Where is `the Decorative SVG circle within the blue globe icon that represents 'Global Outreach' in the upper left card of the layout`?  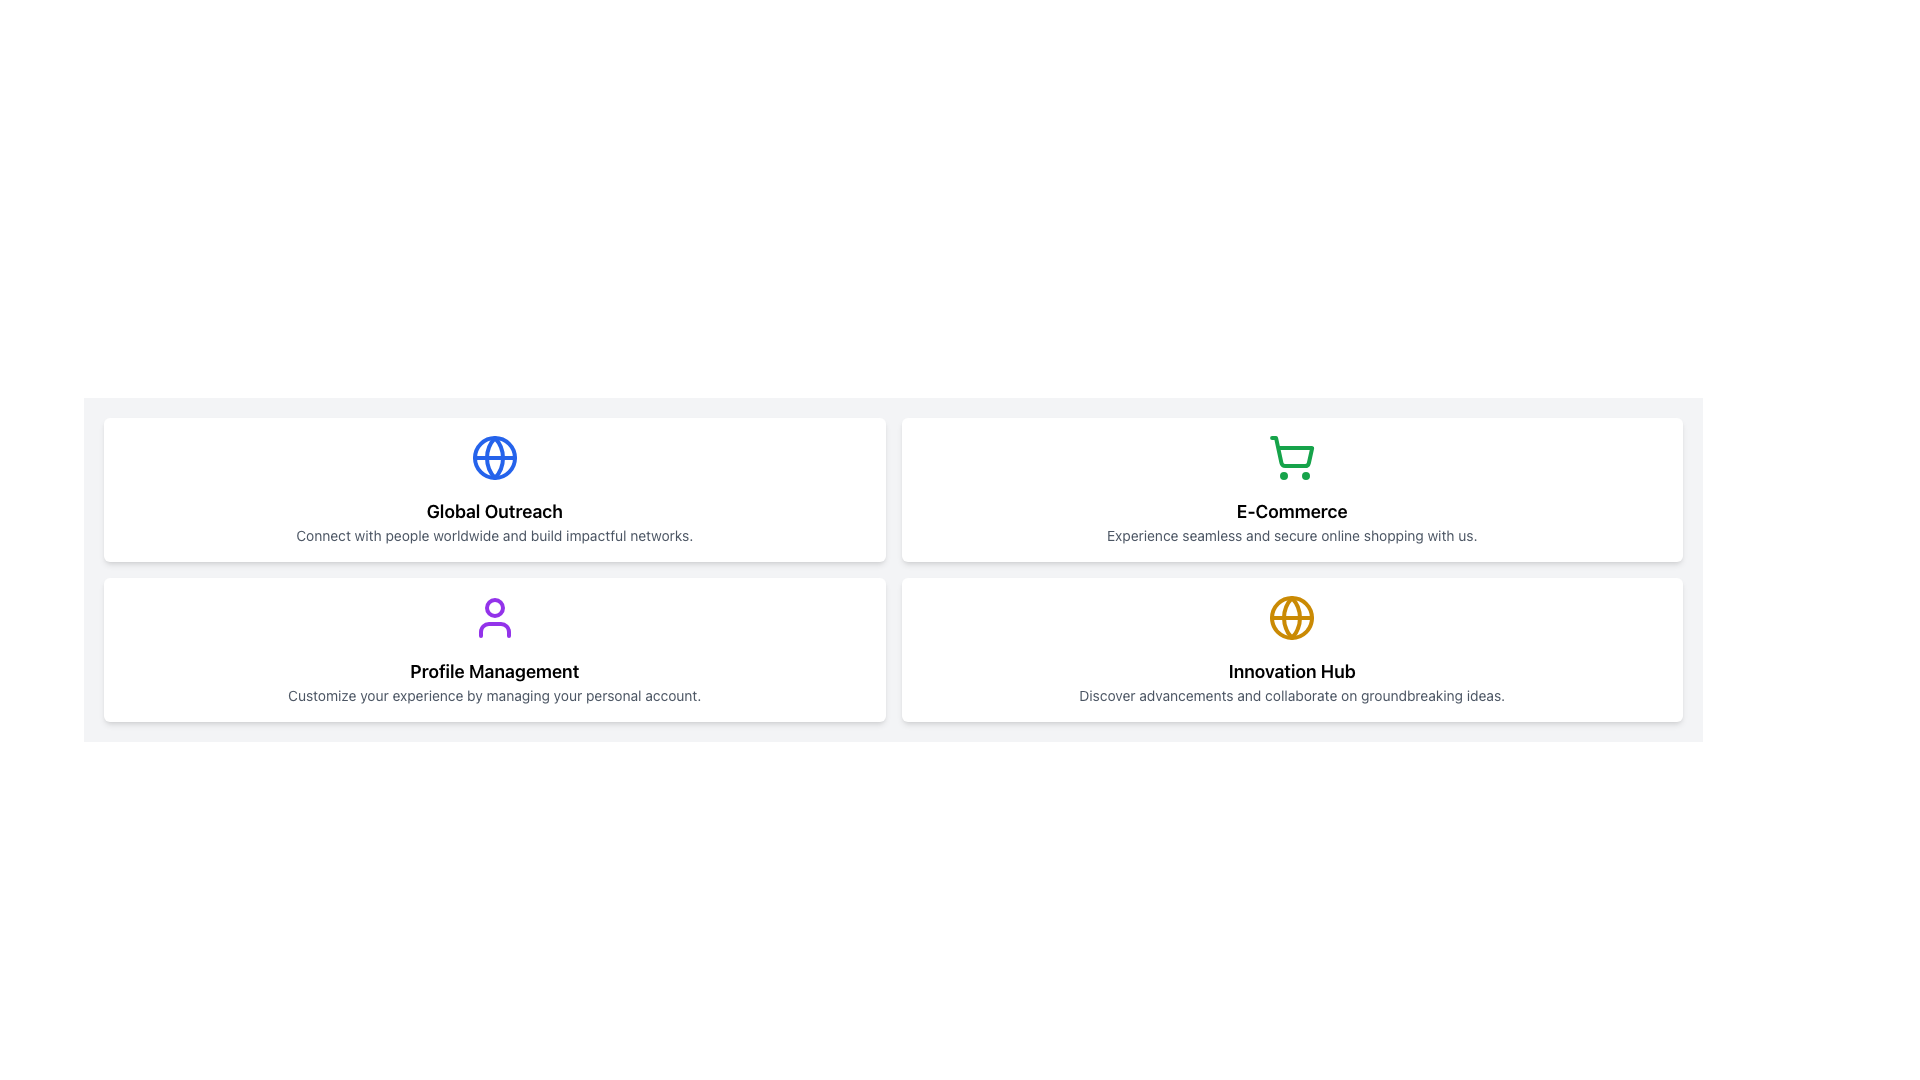 the Decorative SVG circle within the blue globe icon that represents 'Global Outreach' in the upper left card of the layout is located at coordinates (494, 458).